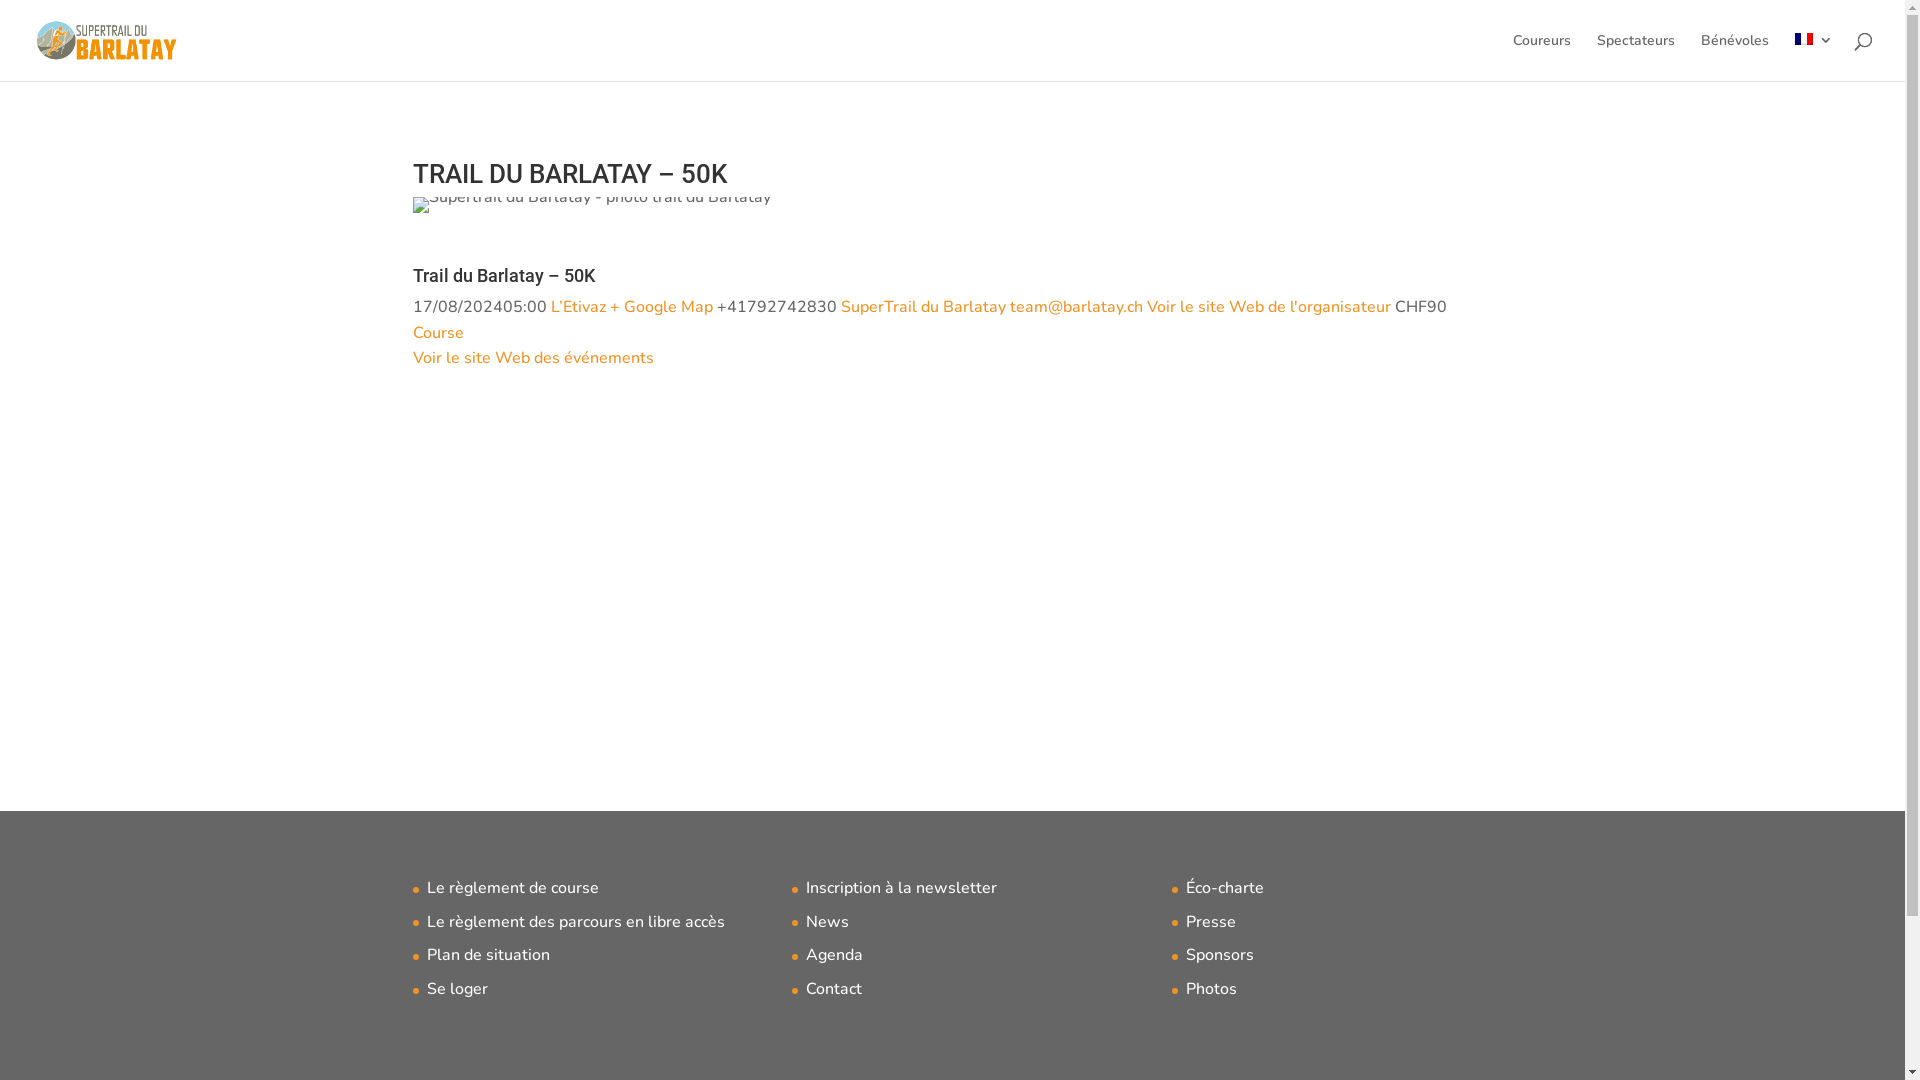 Image resolution: width=1920 pixels, height=1080 pixels. What do you see at coordinates (436, 331) in the screenshot?
I see `'Course'` at bounding box center [436, 331].